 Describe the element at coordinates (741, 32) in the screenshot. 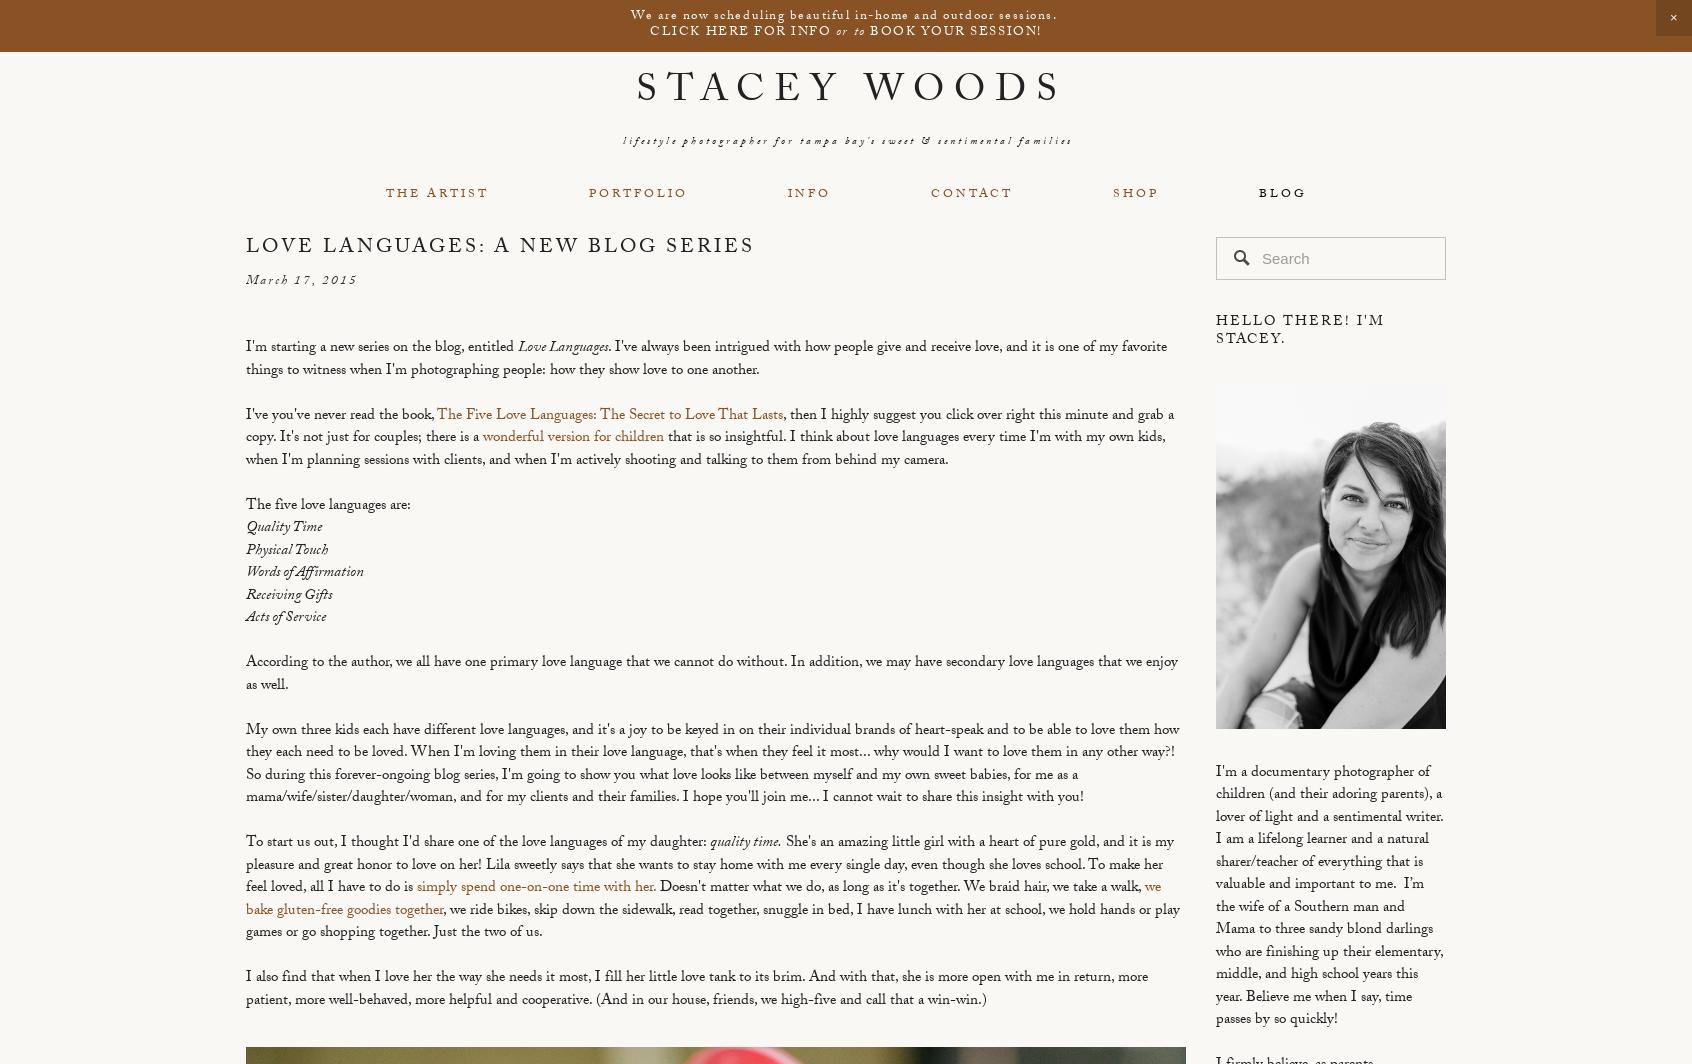

I see `'CLICK HERE FOR INFO'` at that location.